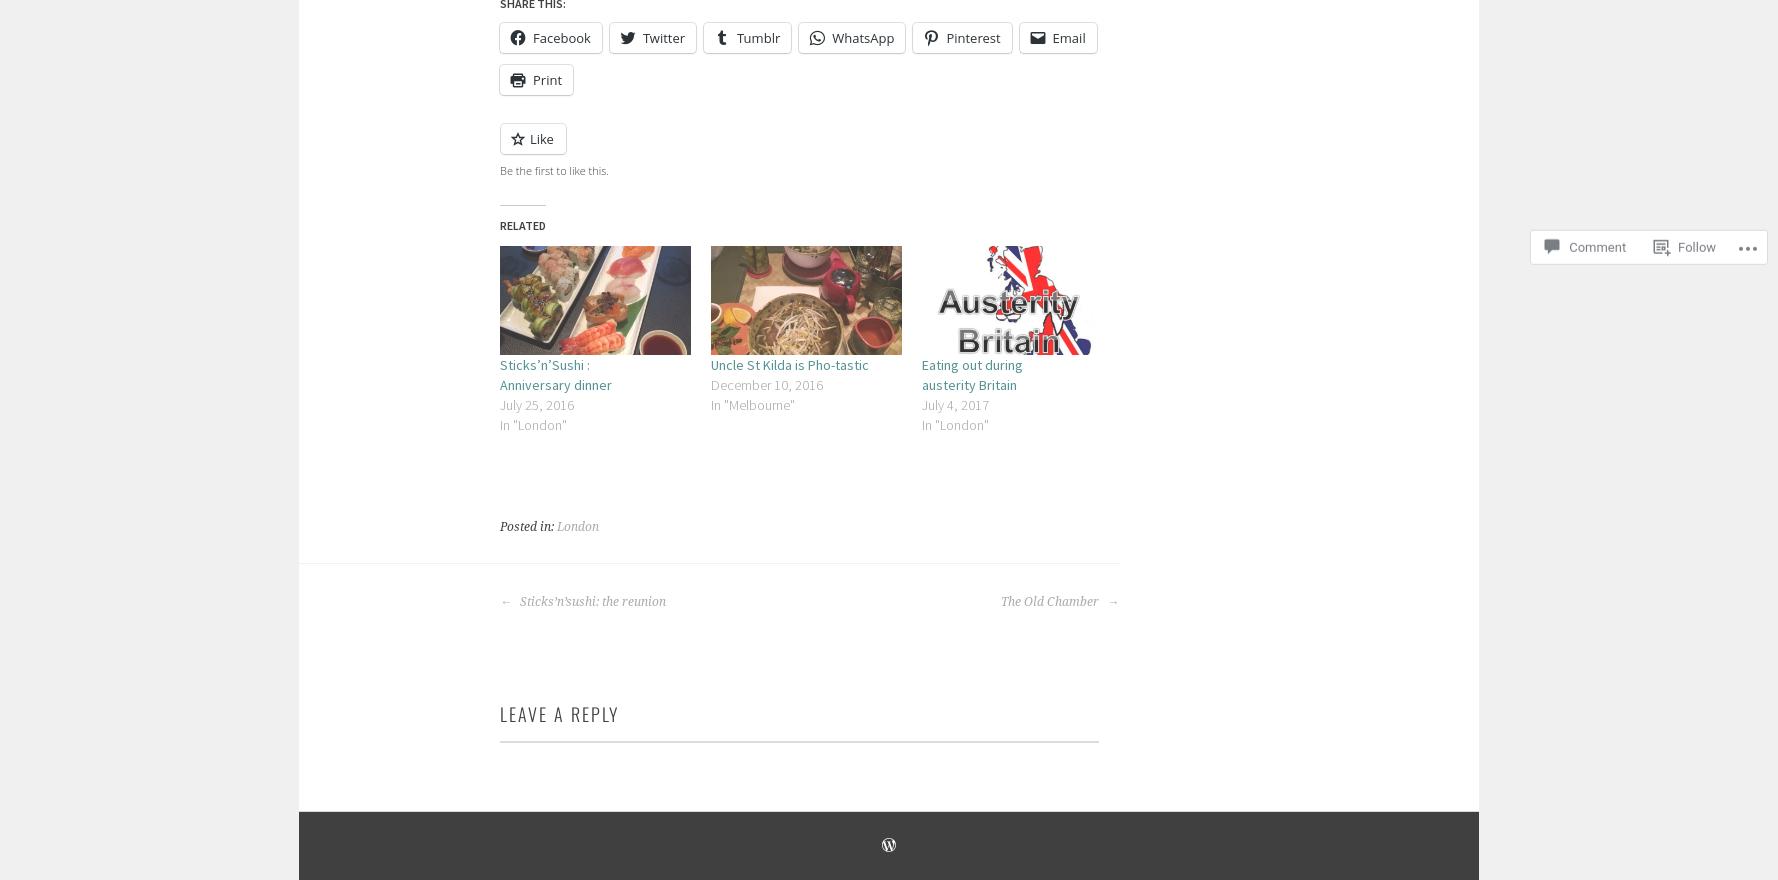 This screenshot has width=1778, height=880. What do you see at coordinates (577, 524) in the screenshot?
I see `'London'` at bounding box center [577, 524].